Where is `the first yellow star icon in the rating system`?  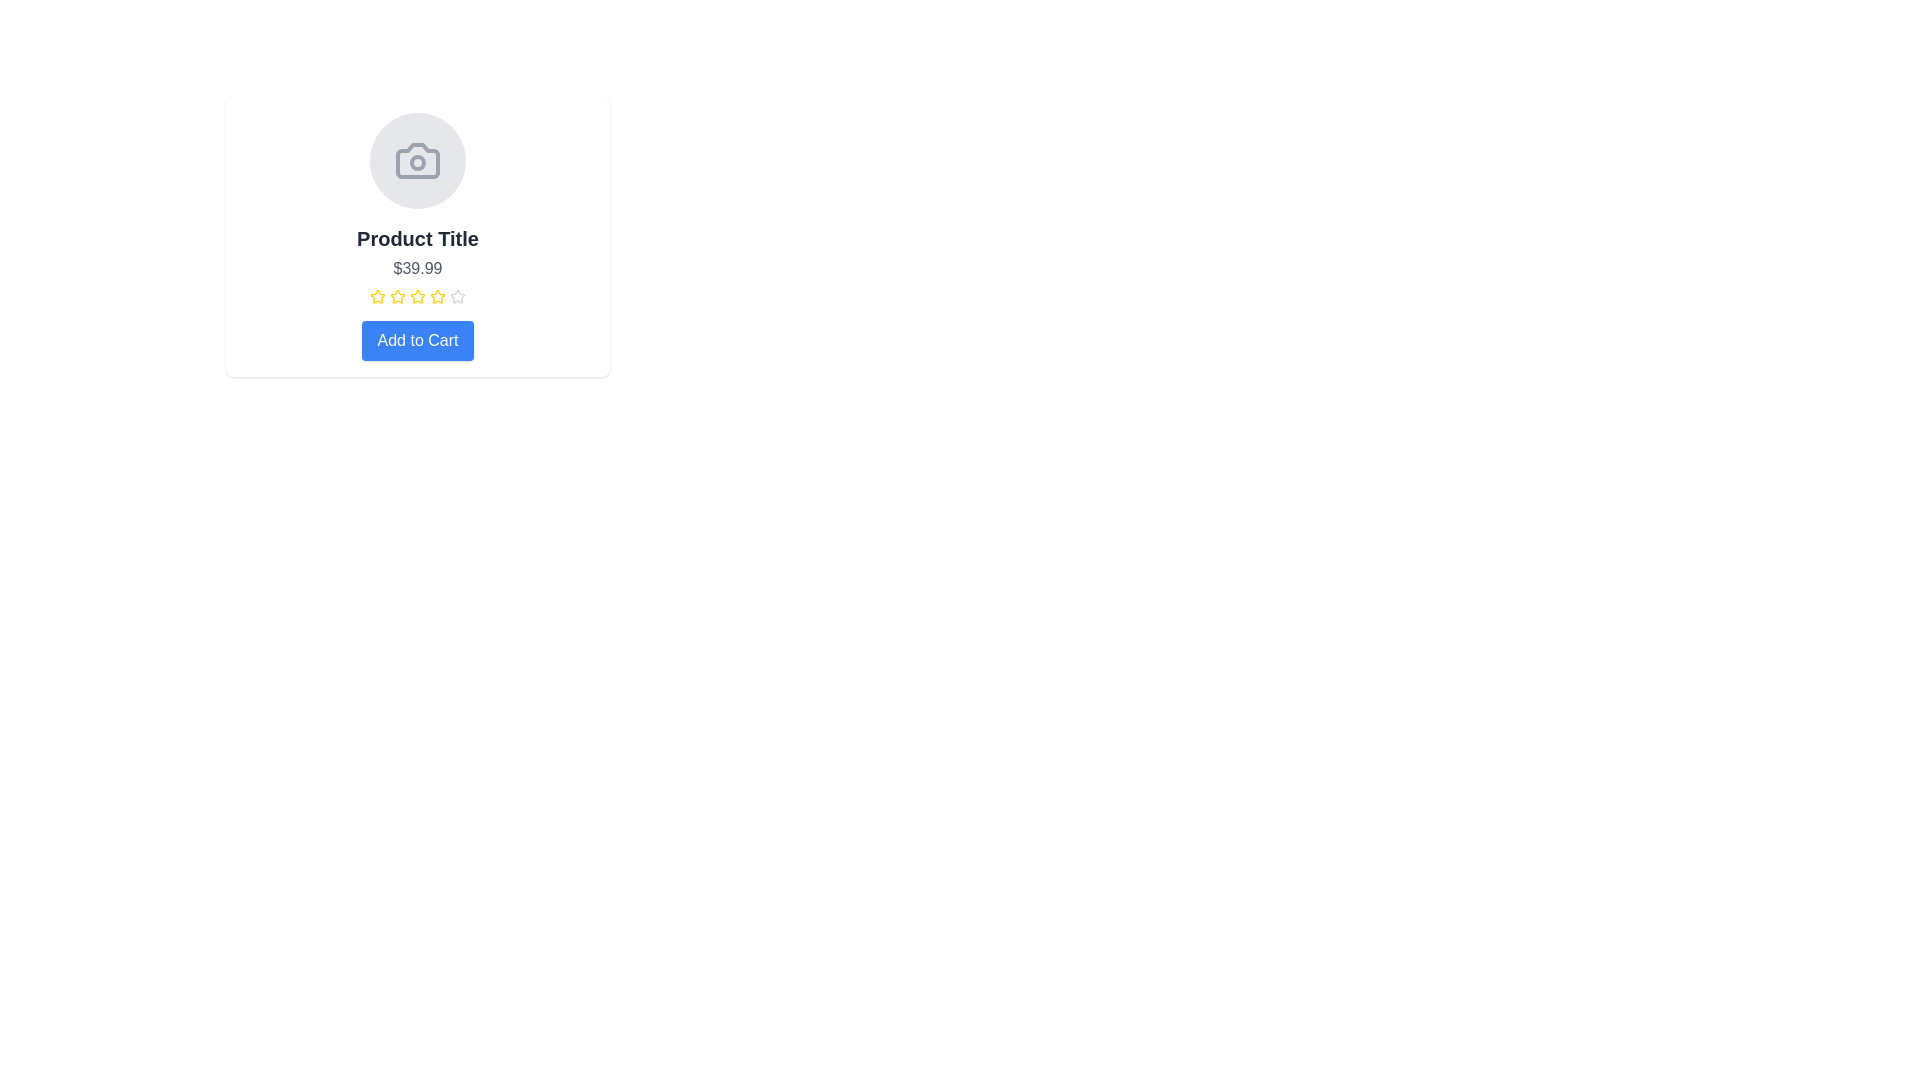
the first yellow star icon in the rating system is located at coordinates (378, 297).